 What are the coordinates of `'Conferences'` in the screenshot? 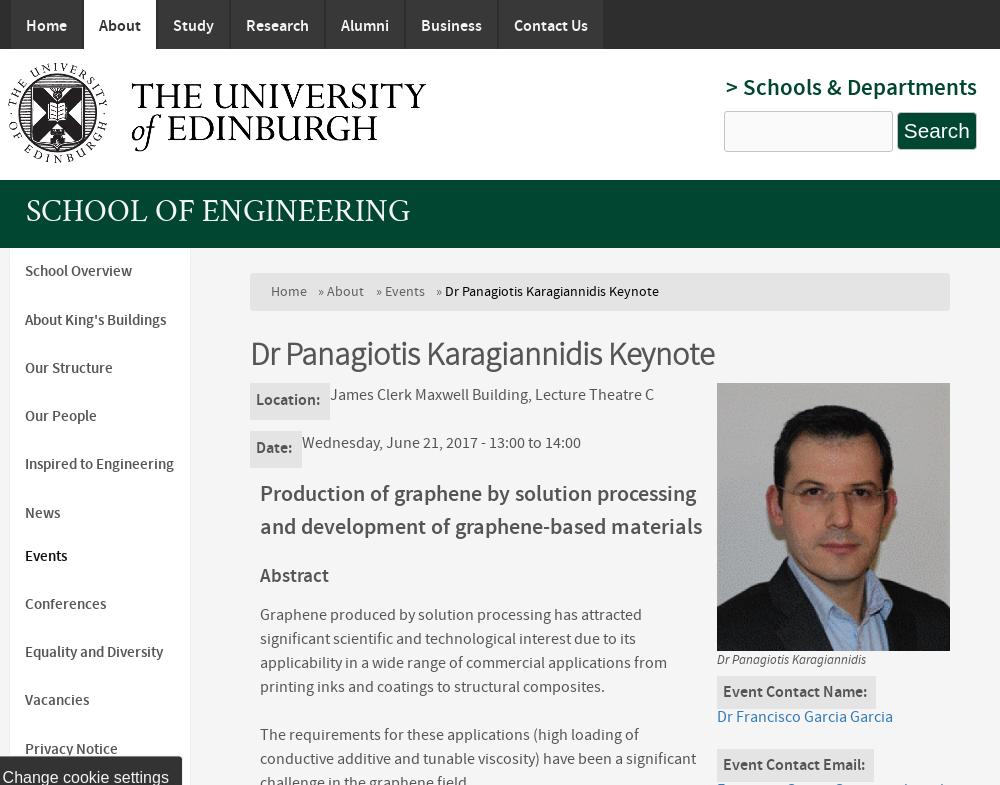 It's located at (64, 603).